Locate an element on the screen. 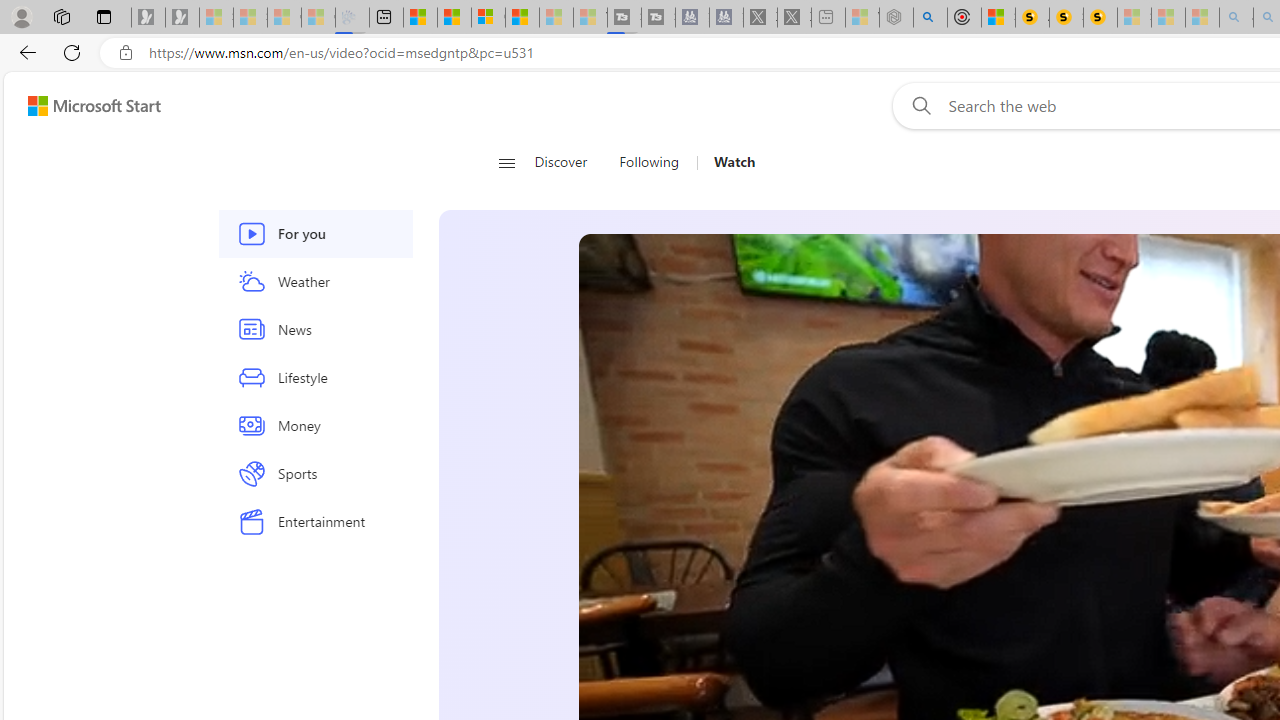  'Class: button-glyph' is located at coordinates (506, 162).